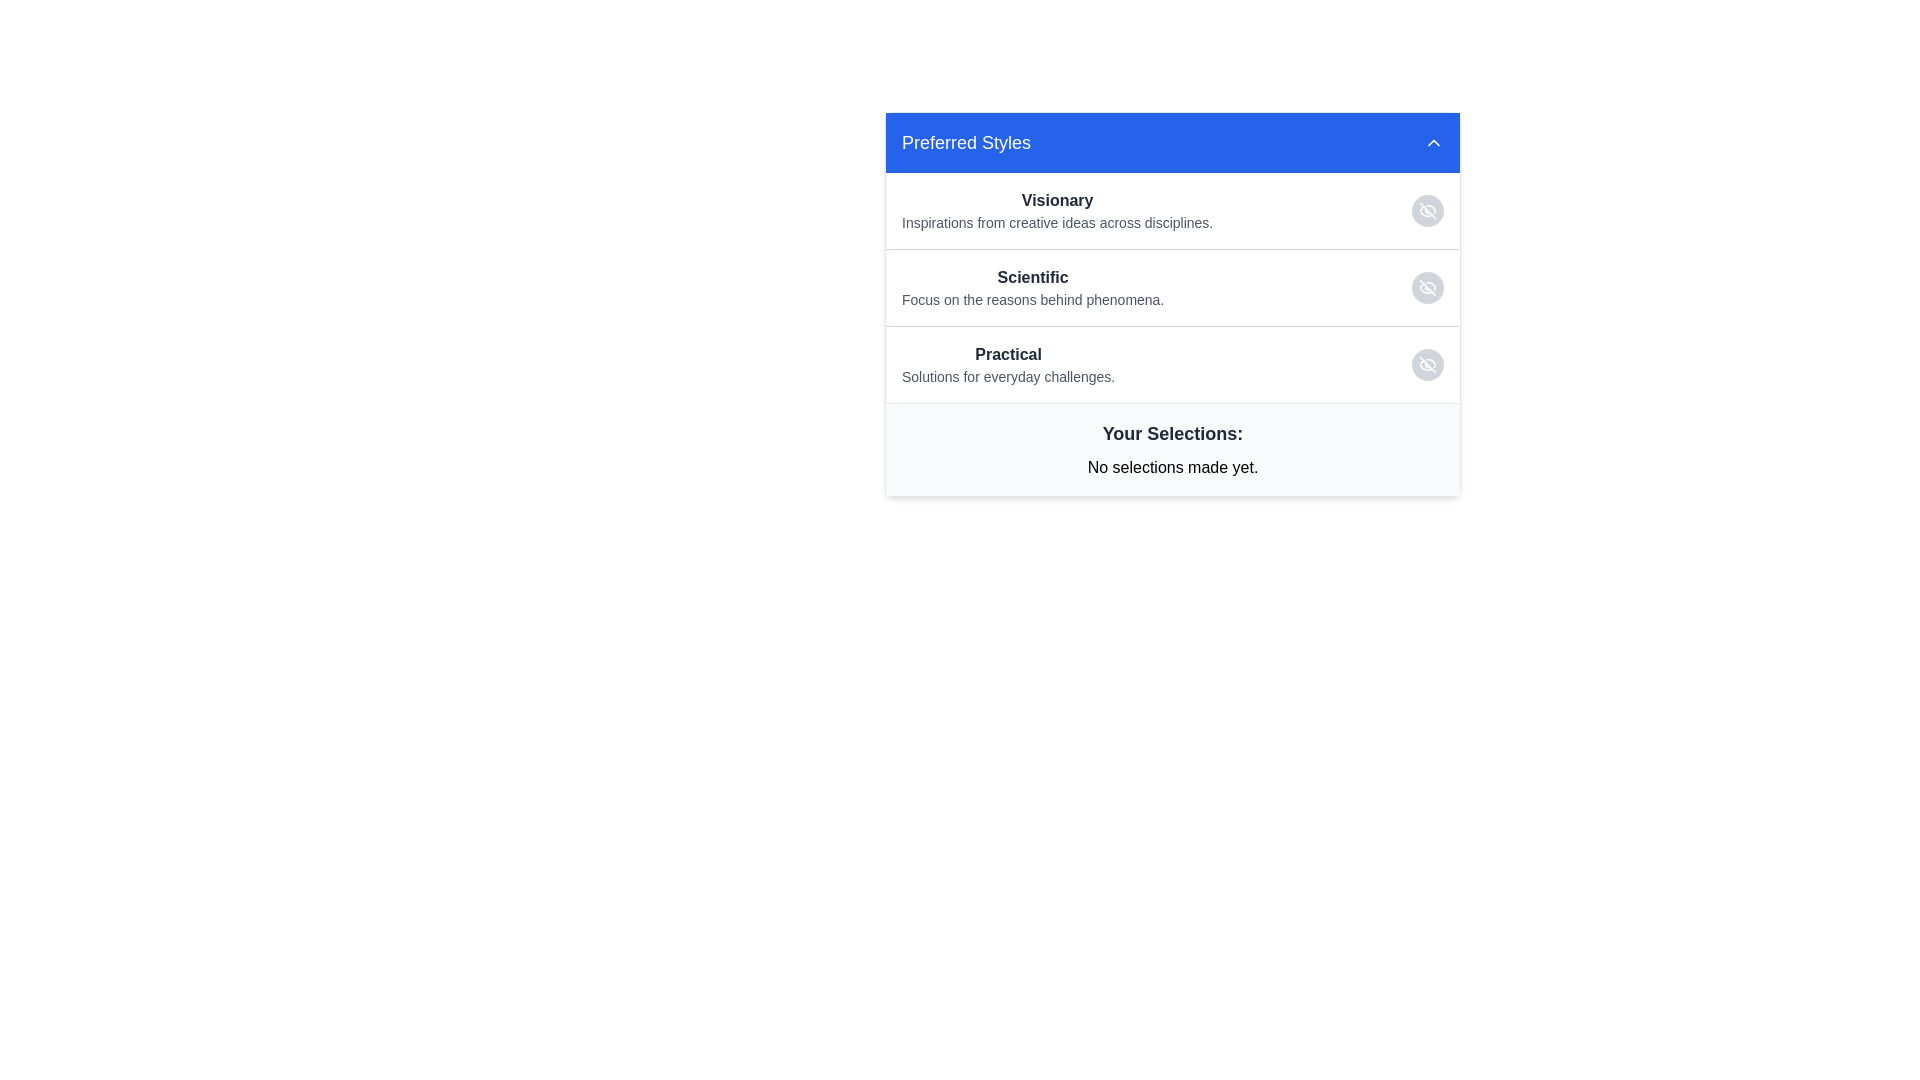  Describe the element at coordinates (1172, 447) in the screenshot. I see `the informational text section that displays 'Your Selections:' and 'No selections made yet.'` at that location.